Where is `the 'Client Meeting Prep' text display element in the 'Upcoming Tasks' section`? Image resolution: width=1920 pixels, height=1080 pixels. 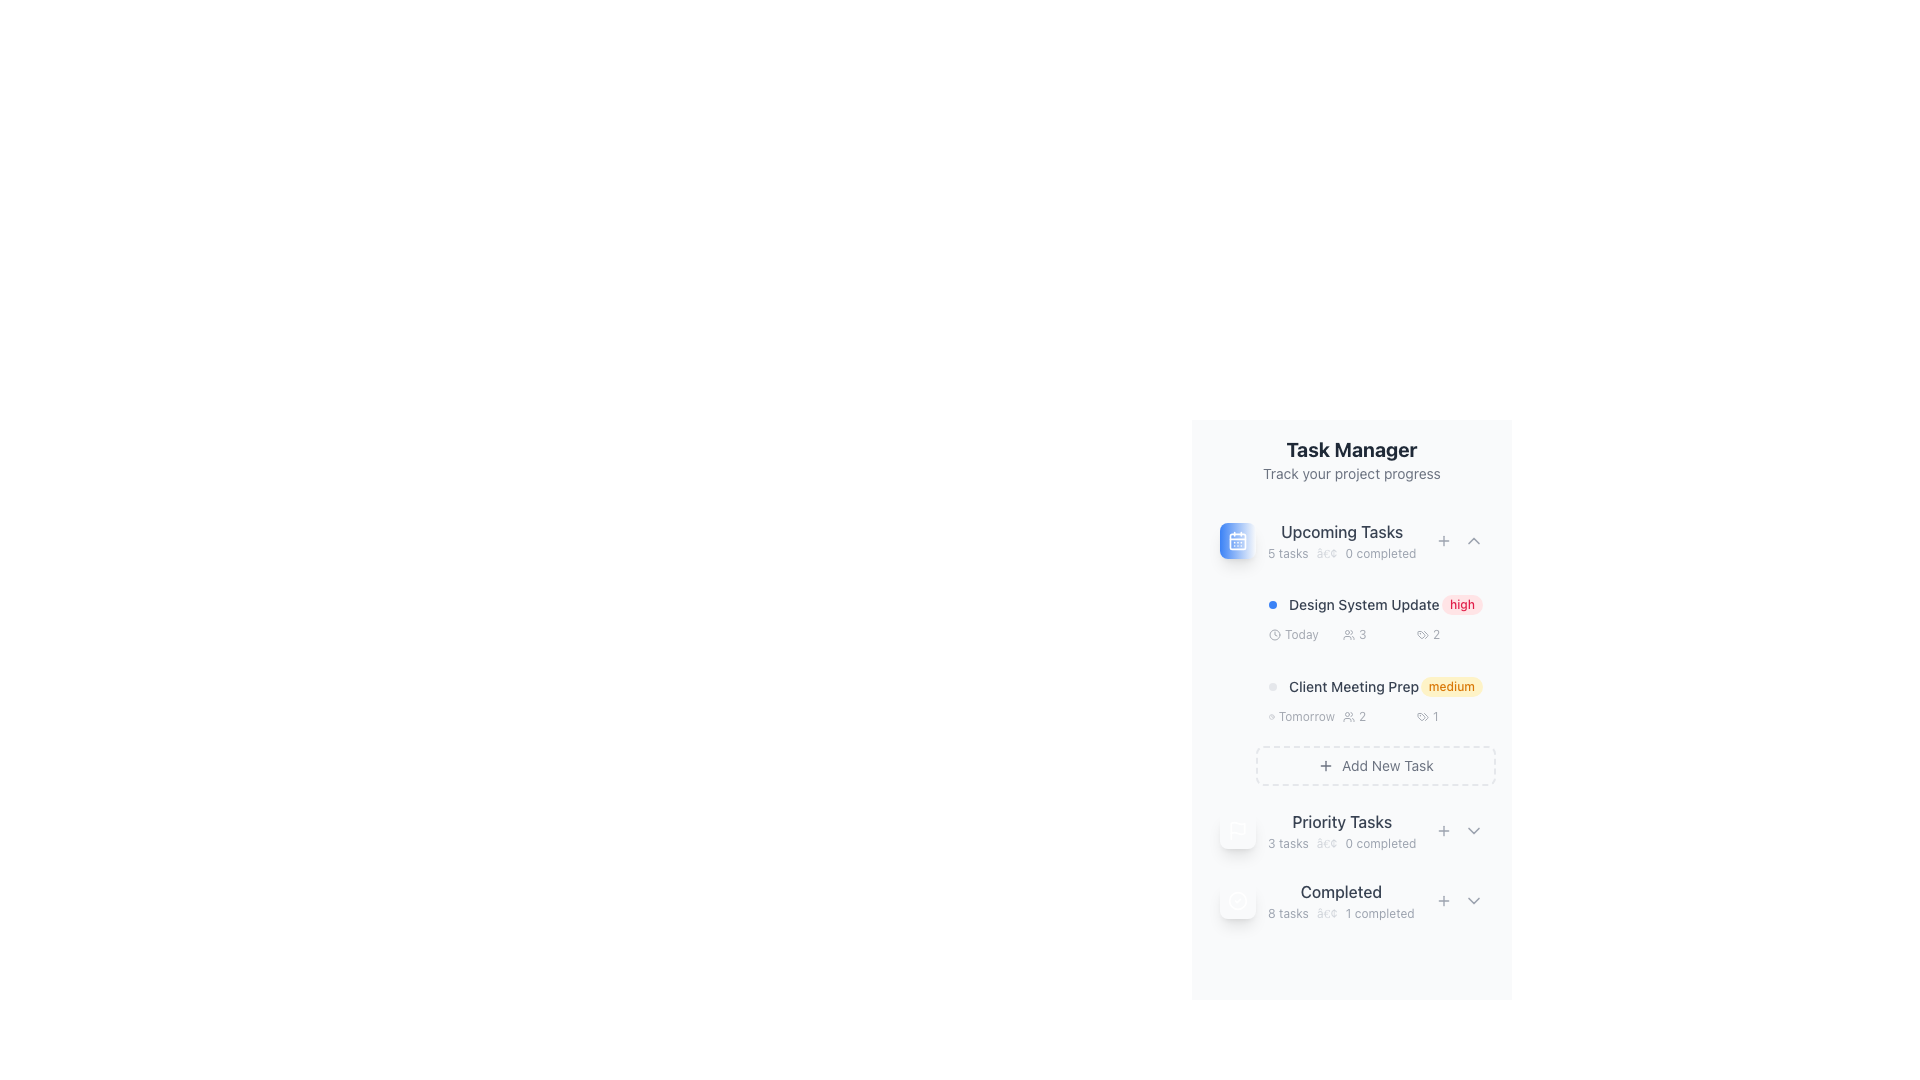 the 'Client Meeting Prep' text display element in the 'Upcoming Tasks' section is located at coordinates (1344, 685).